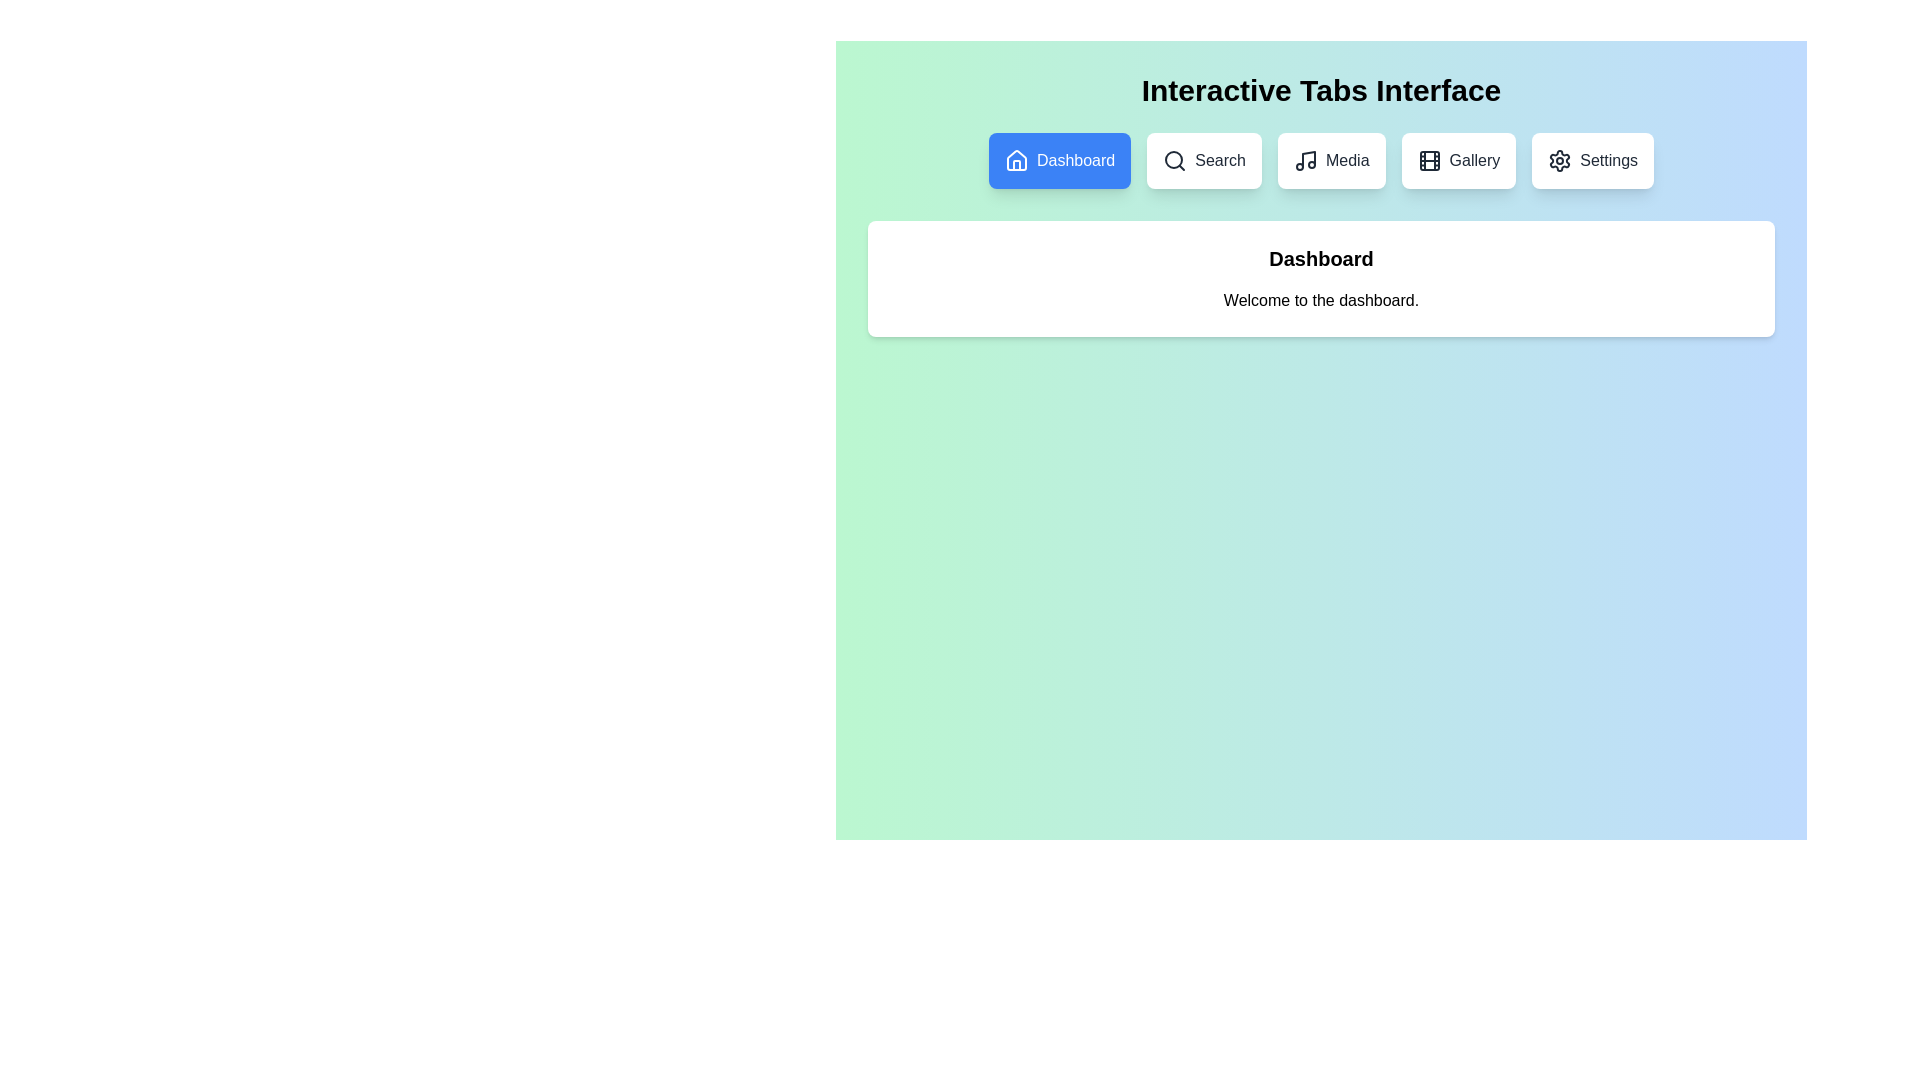 This screenshot has width=1920, height=1080. Describe the element at coordinates (1017, 160) in the screenshot. I see `the house-shaped icon with a blue background and white outer structure located within the 'Dashboard' button in the top left corner of the button group` at that location.